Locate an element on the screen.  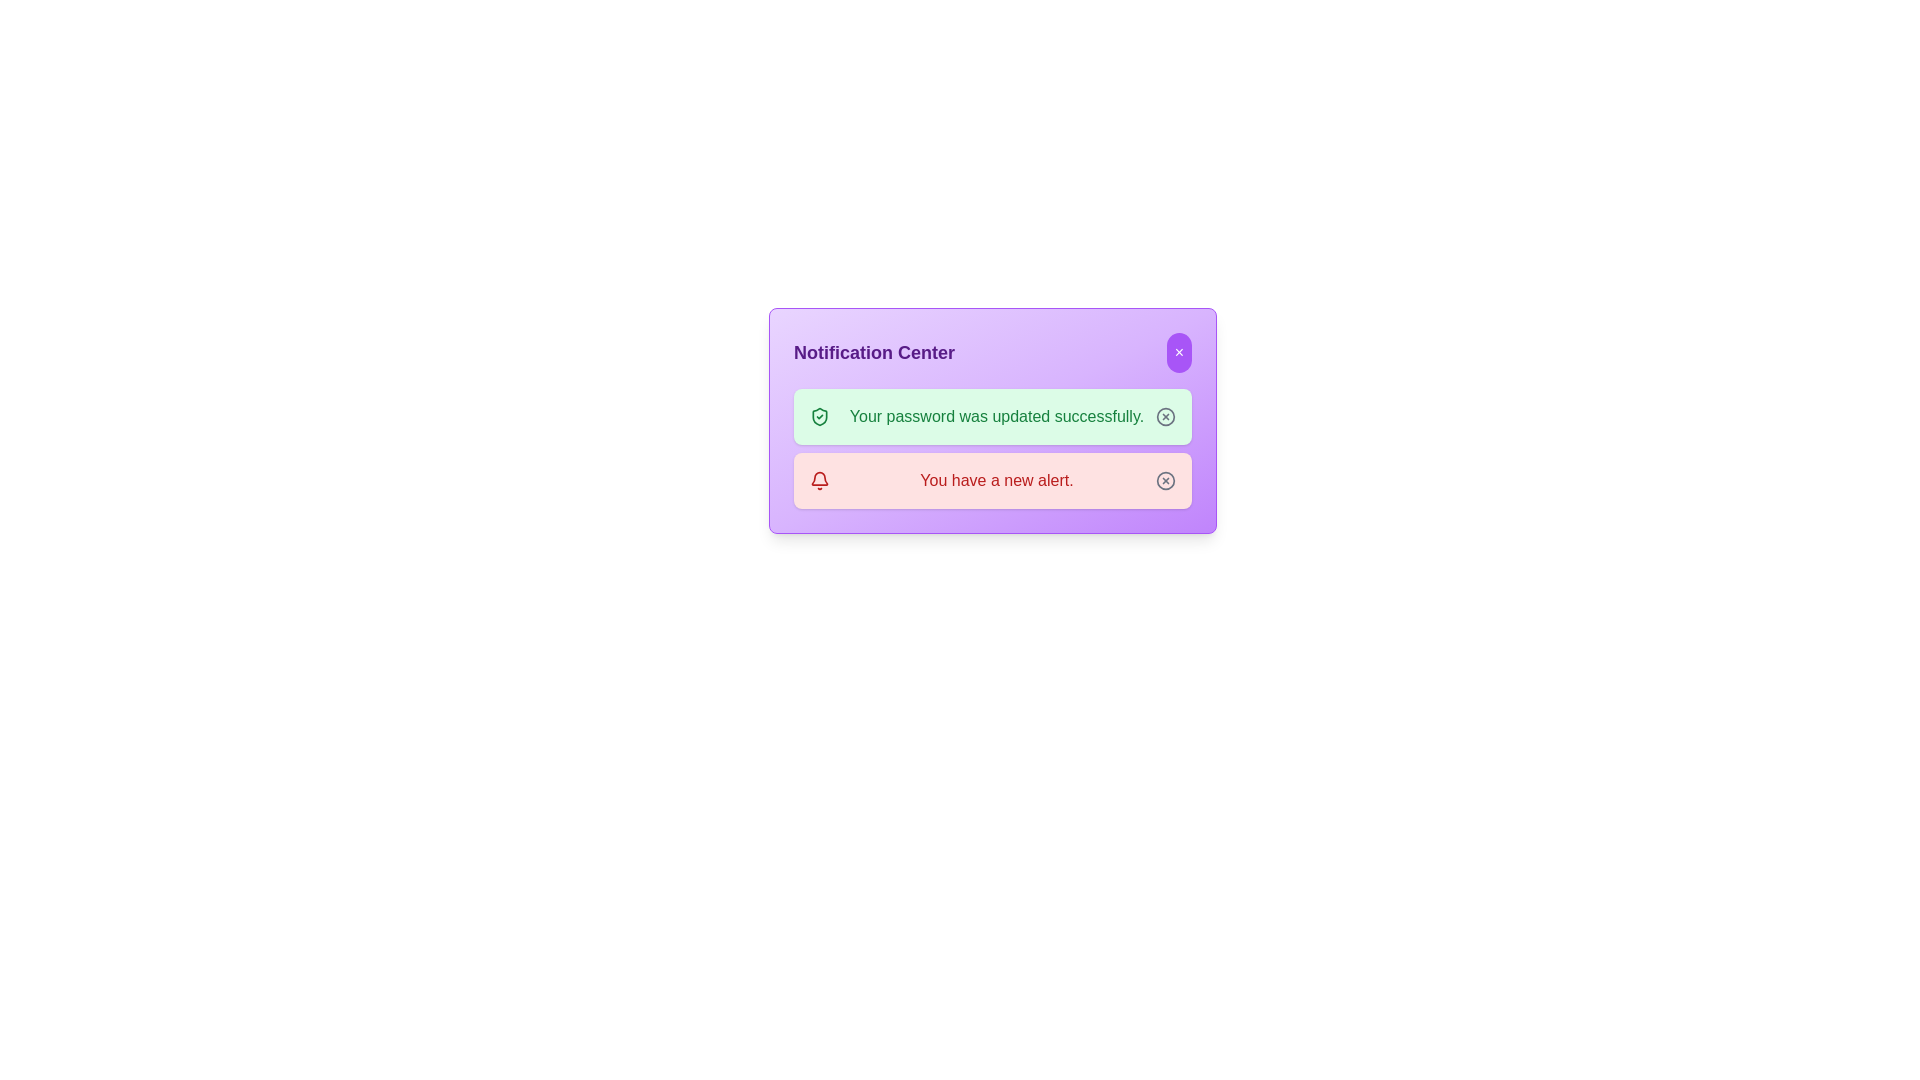
the informational message card with a light green background that contains the text 'Your password was updated successfully.' and a close button, located in the notification panel below 'Notification Center' is located at coordinates (993, 415).